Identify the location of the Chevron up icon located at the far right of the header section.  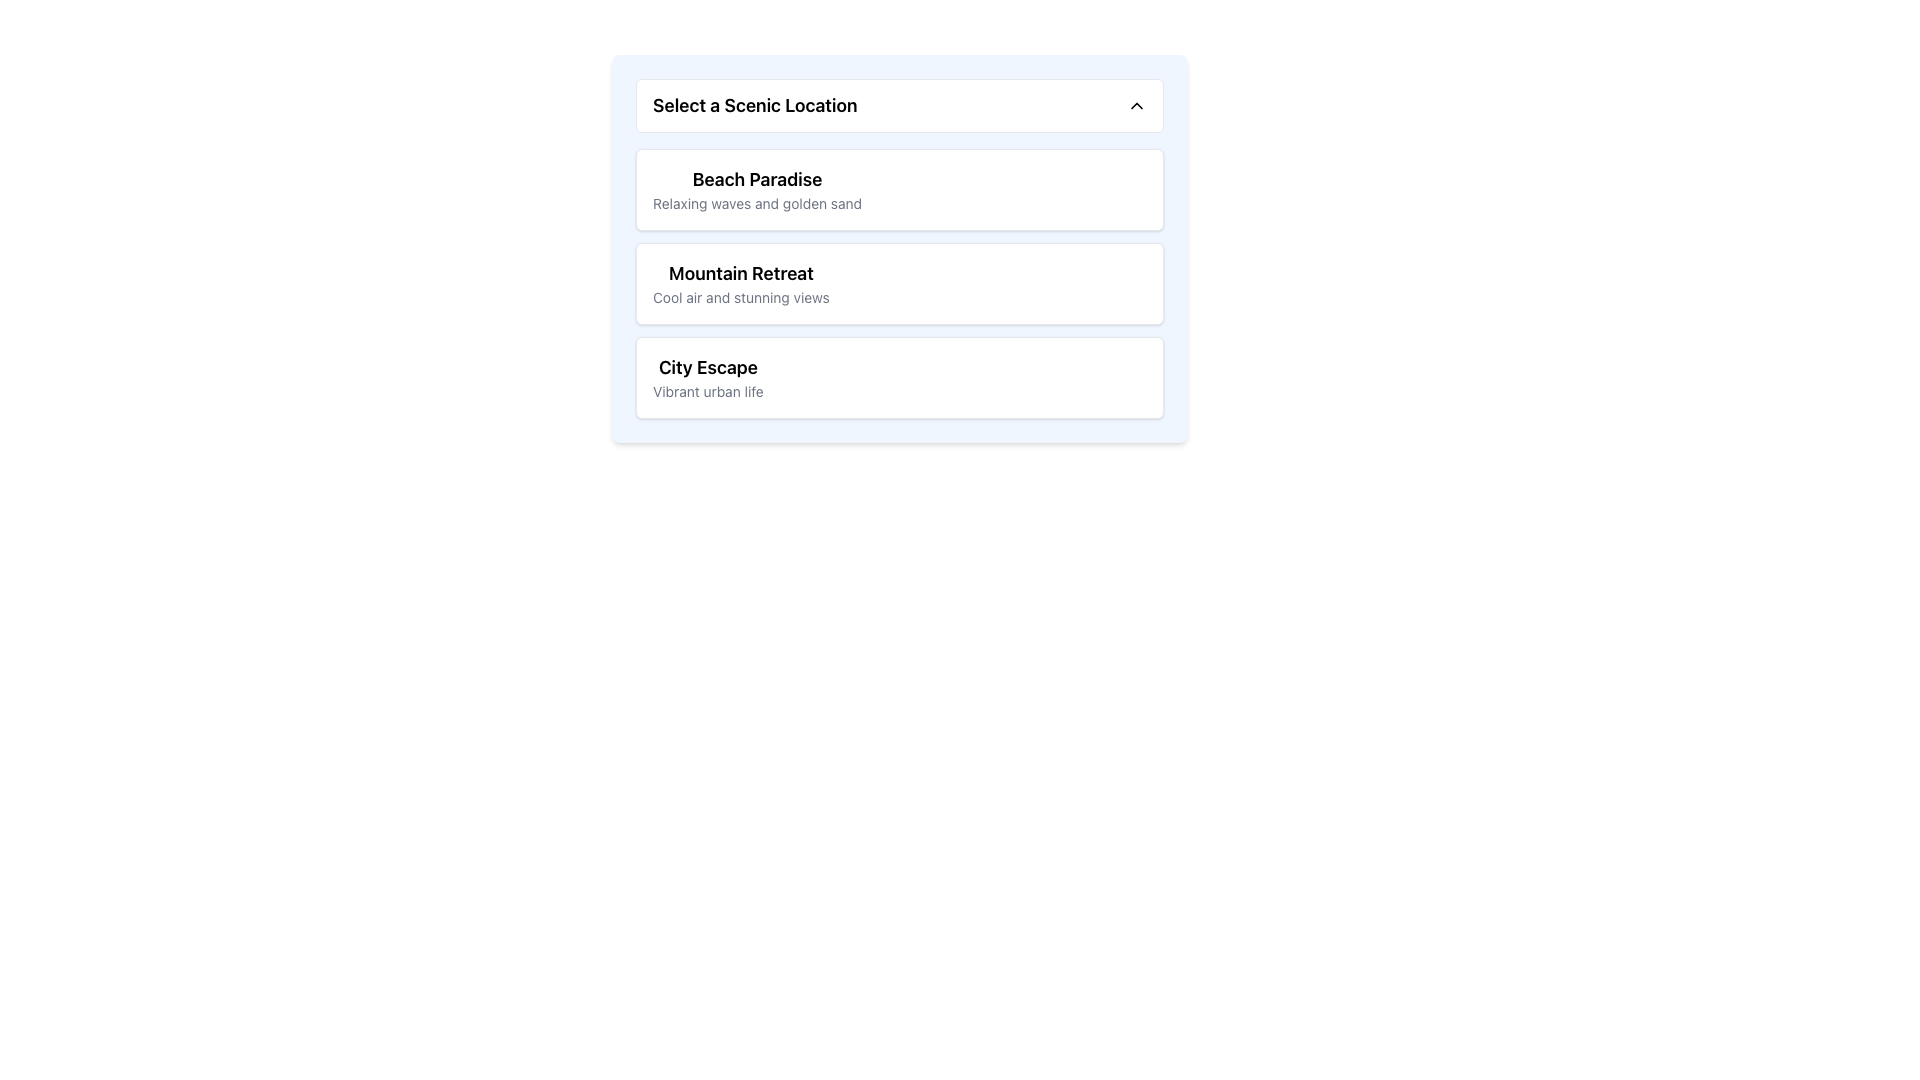
(1137, 105).